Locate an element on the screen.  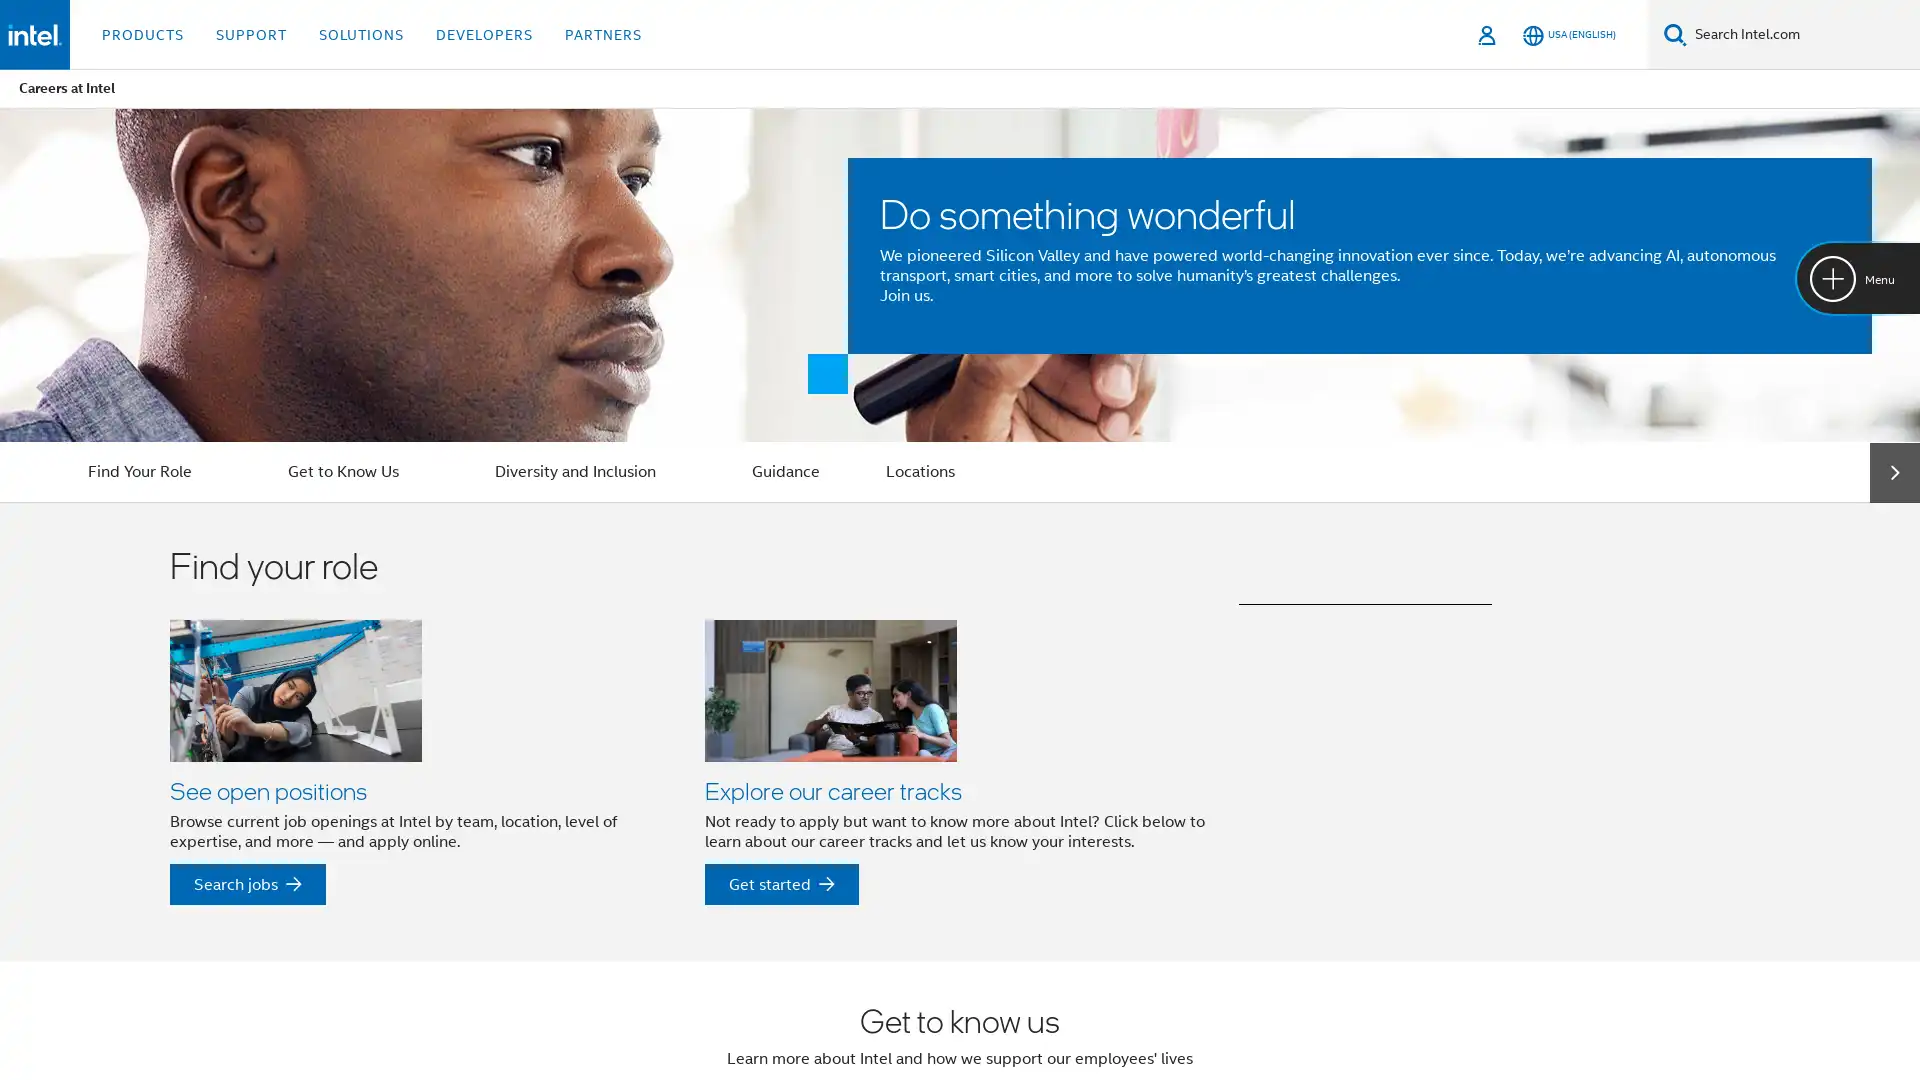
USA (English) is located at coordinates (1568, 34).